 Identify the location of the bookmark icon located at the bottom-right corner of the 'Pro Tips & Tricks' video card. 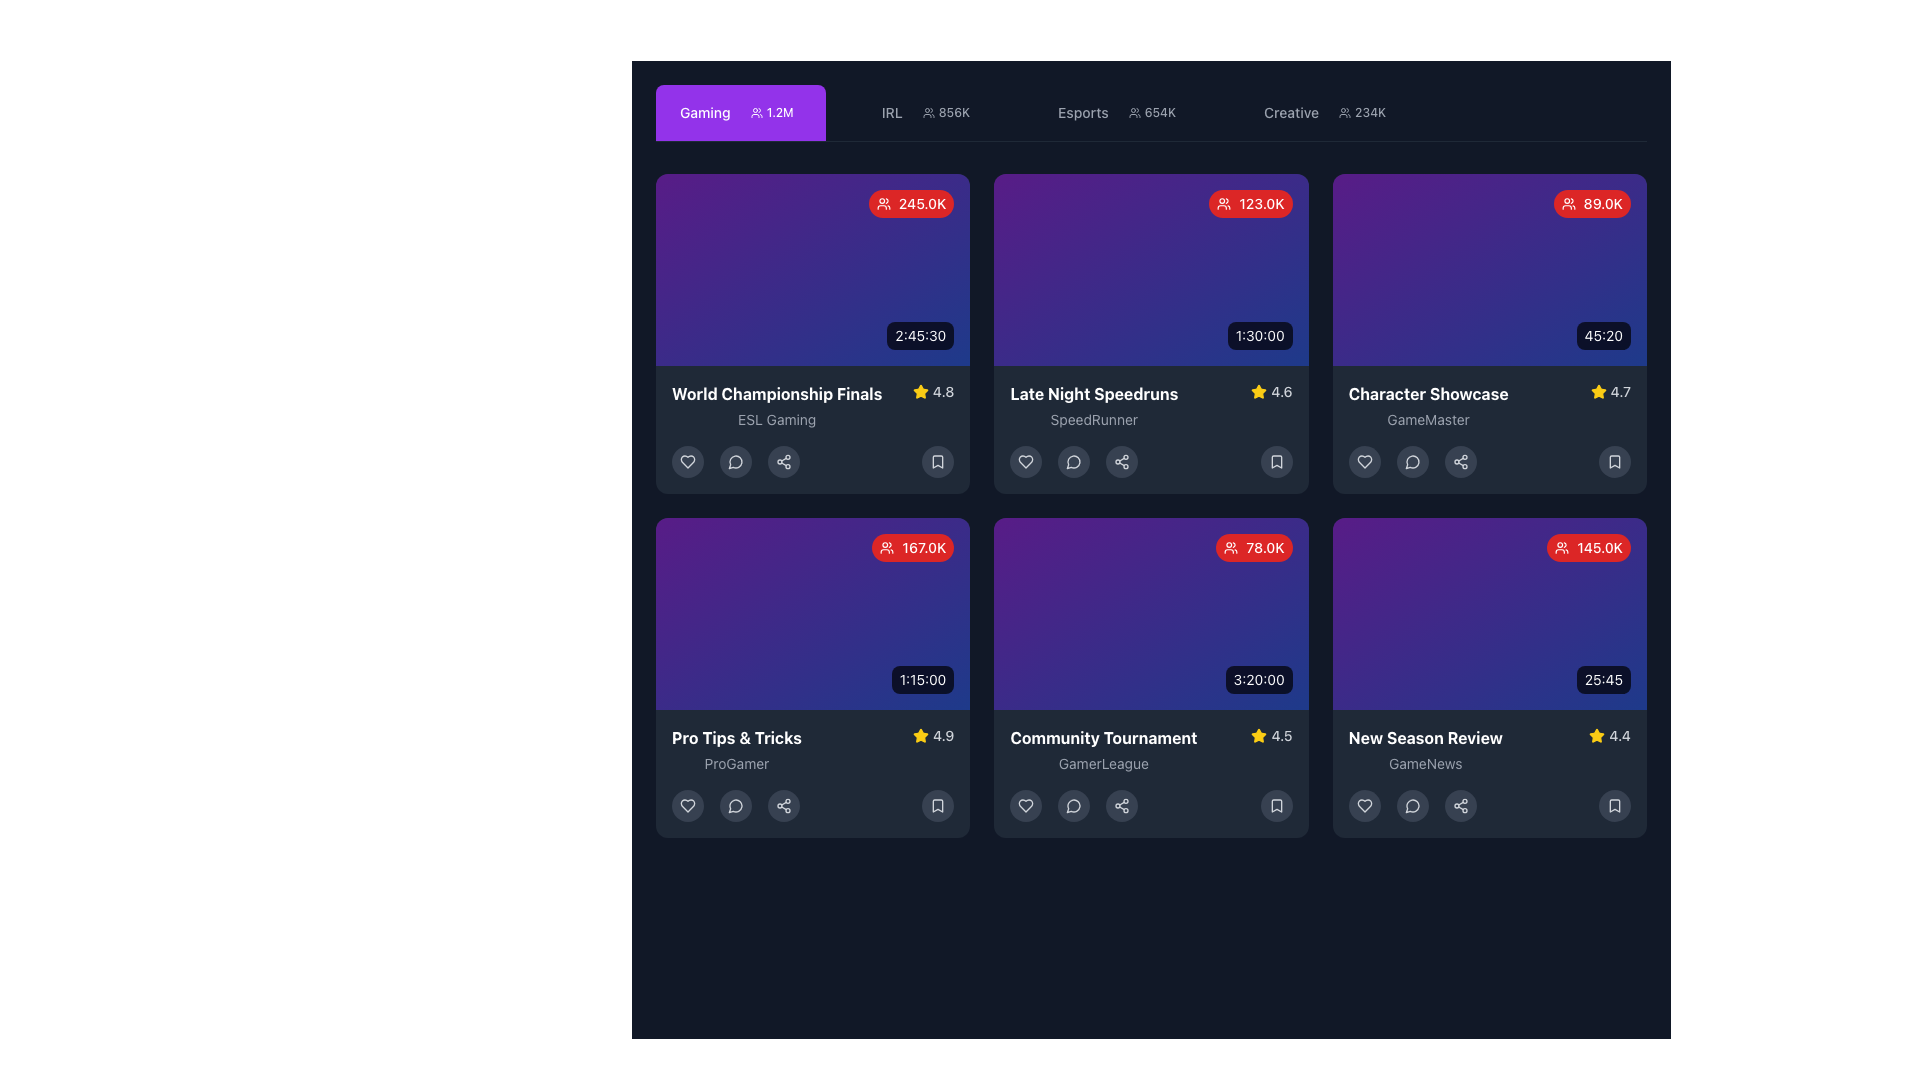
(937, 805).